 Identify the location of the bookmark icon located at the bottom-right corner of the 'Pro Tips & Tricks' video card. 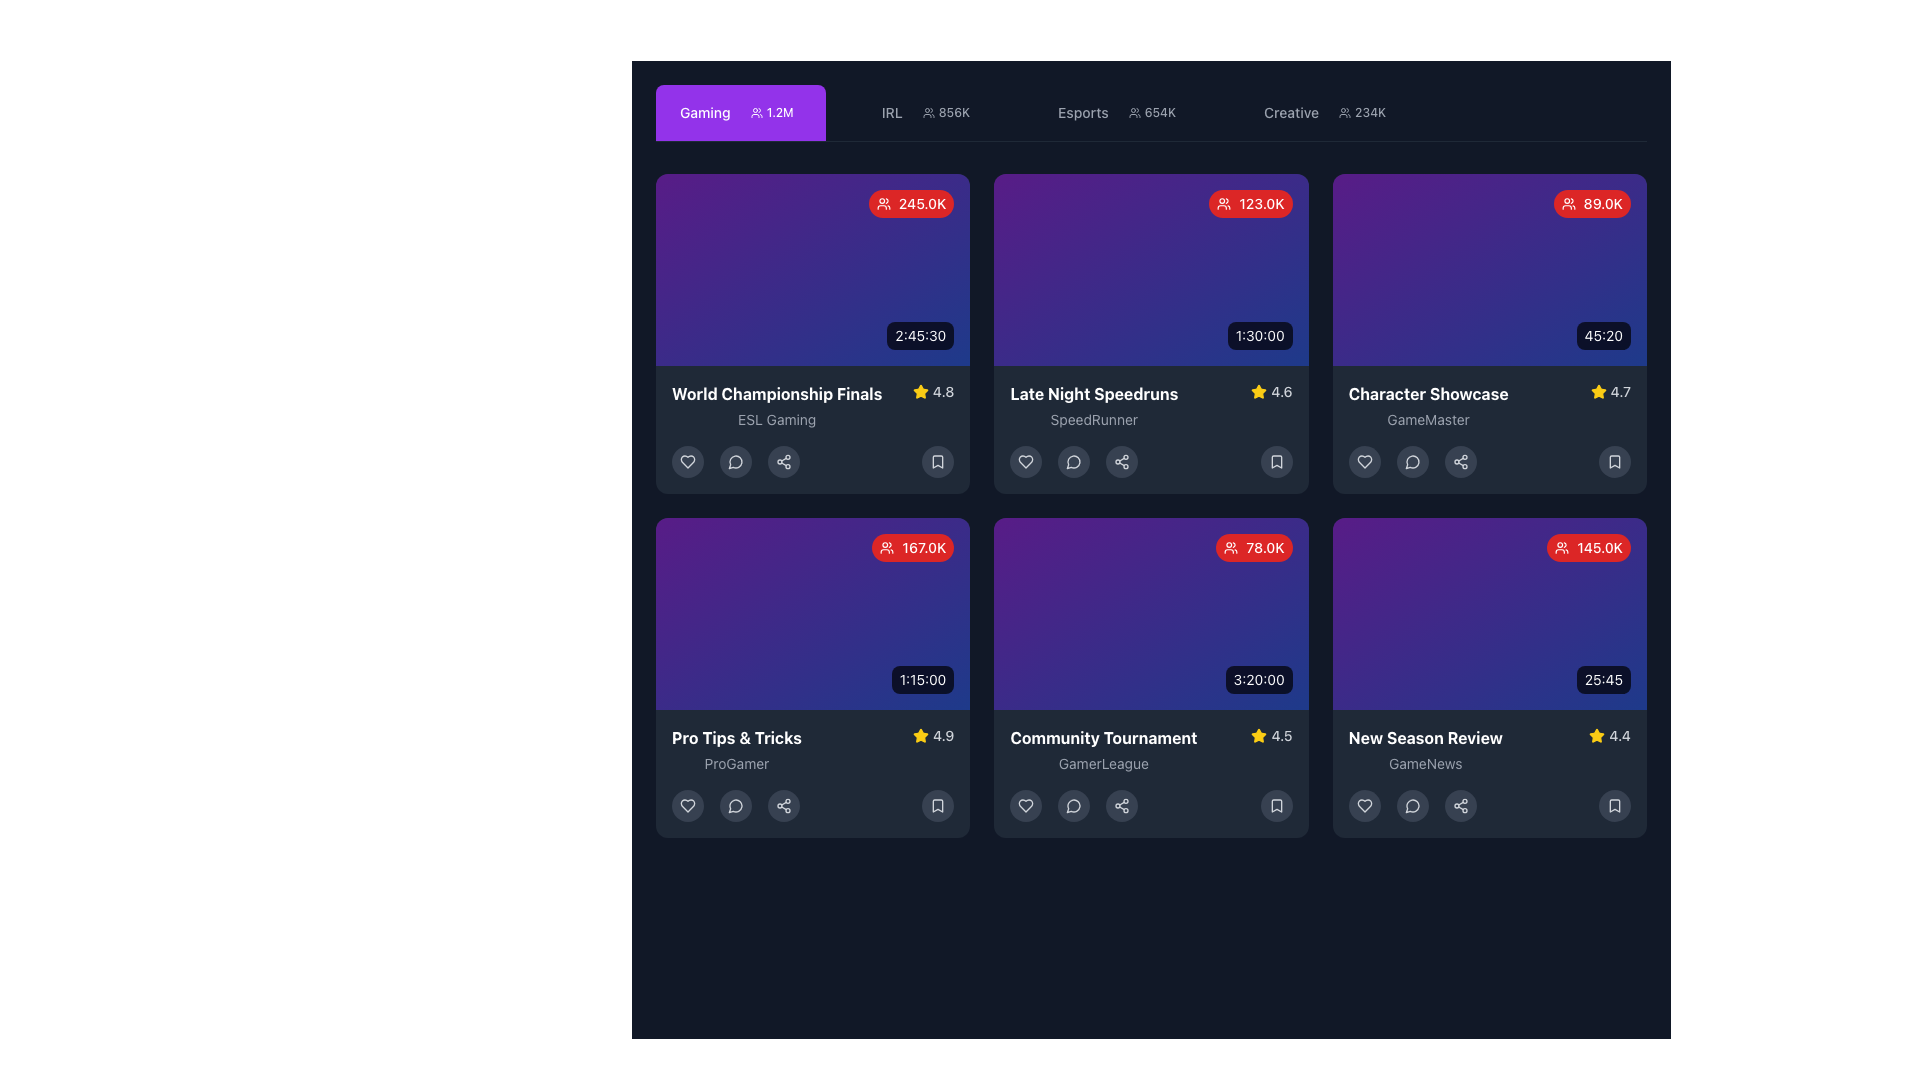
(937, 805).